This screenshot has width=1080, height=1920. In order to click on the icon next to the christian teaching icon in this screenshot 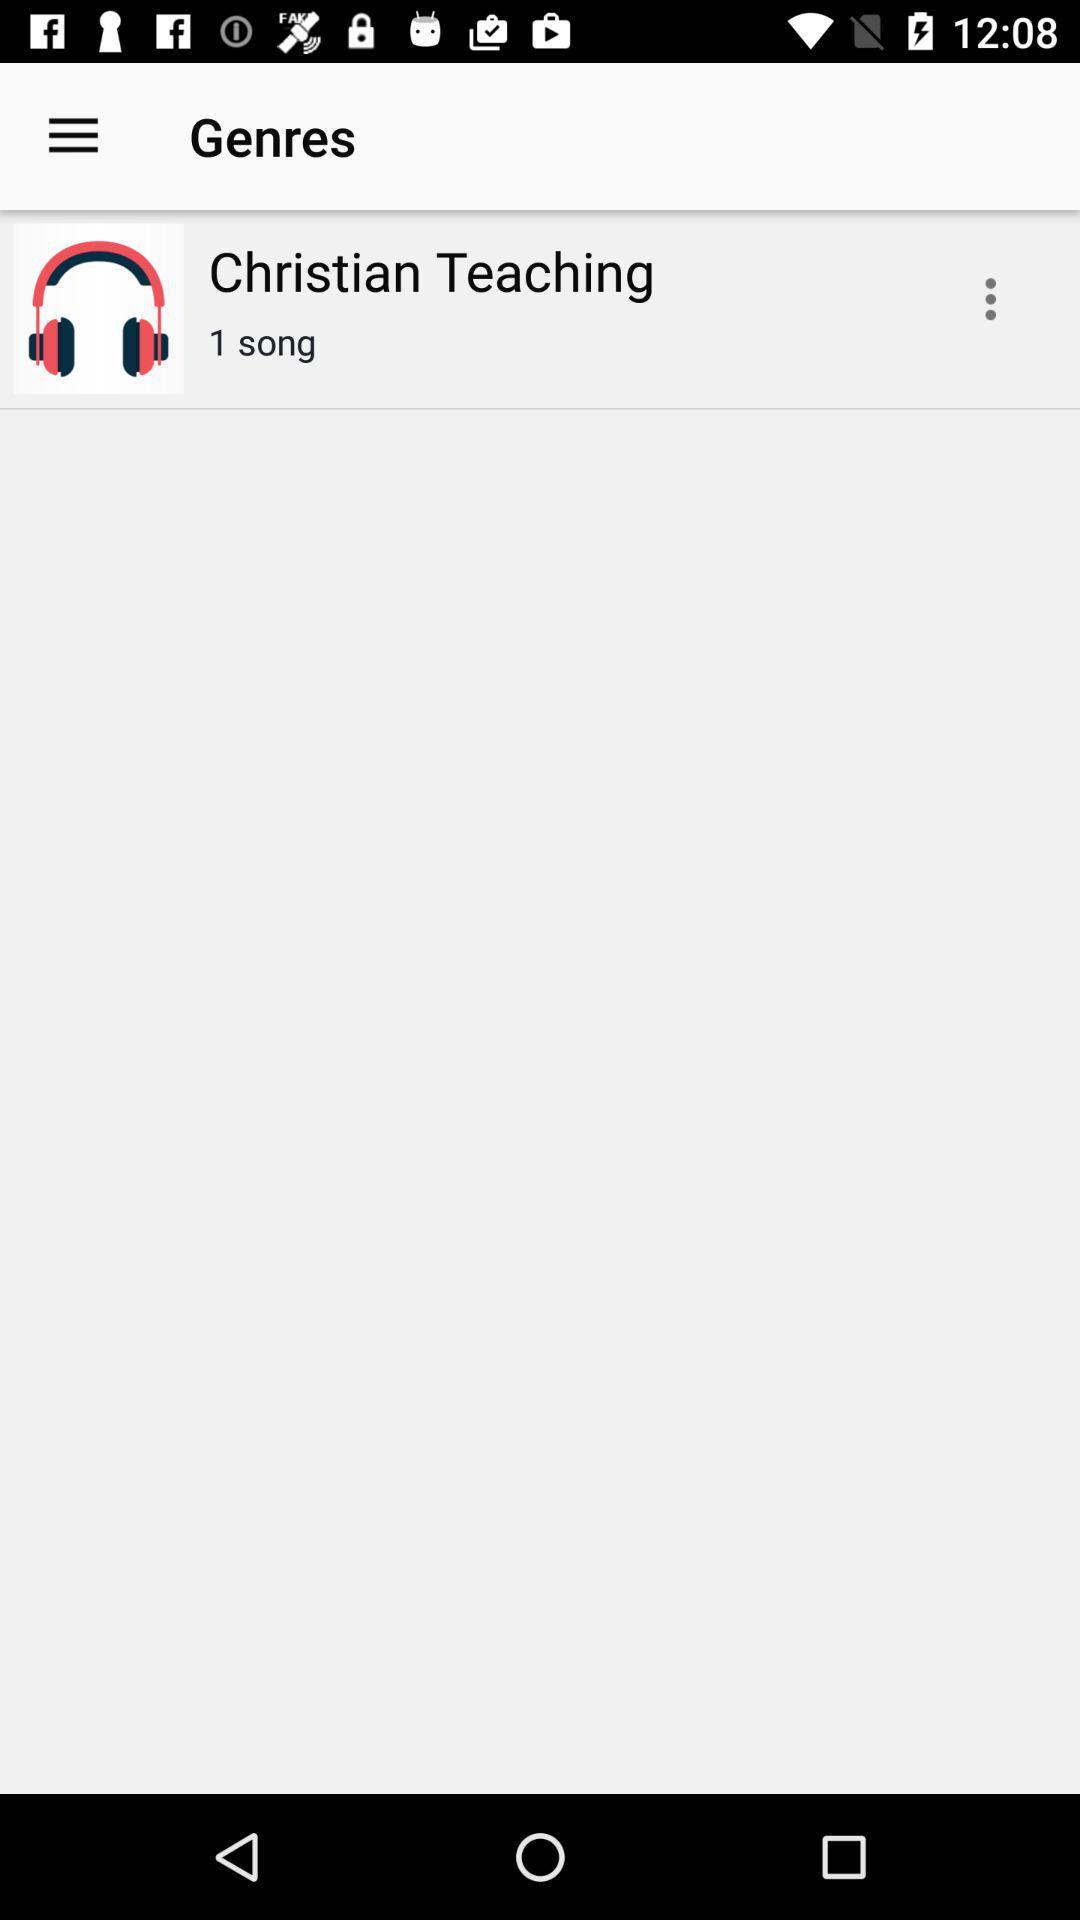, I will do `click(990, 298)`.